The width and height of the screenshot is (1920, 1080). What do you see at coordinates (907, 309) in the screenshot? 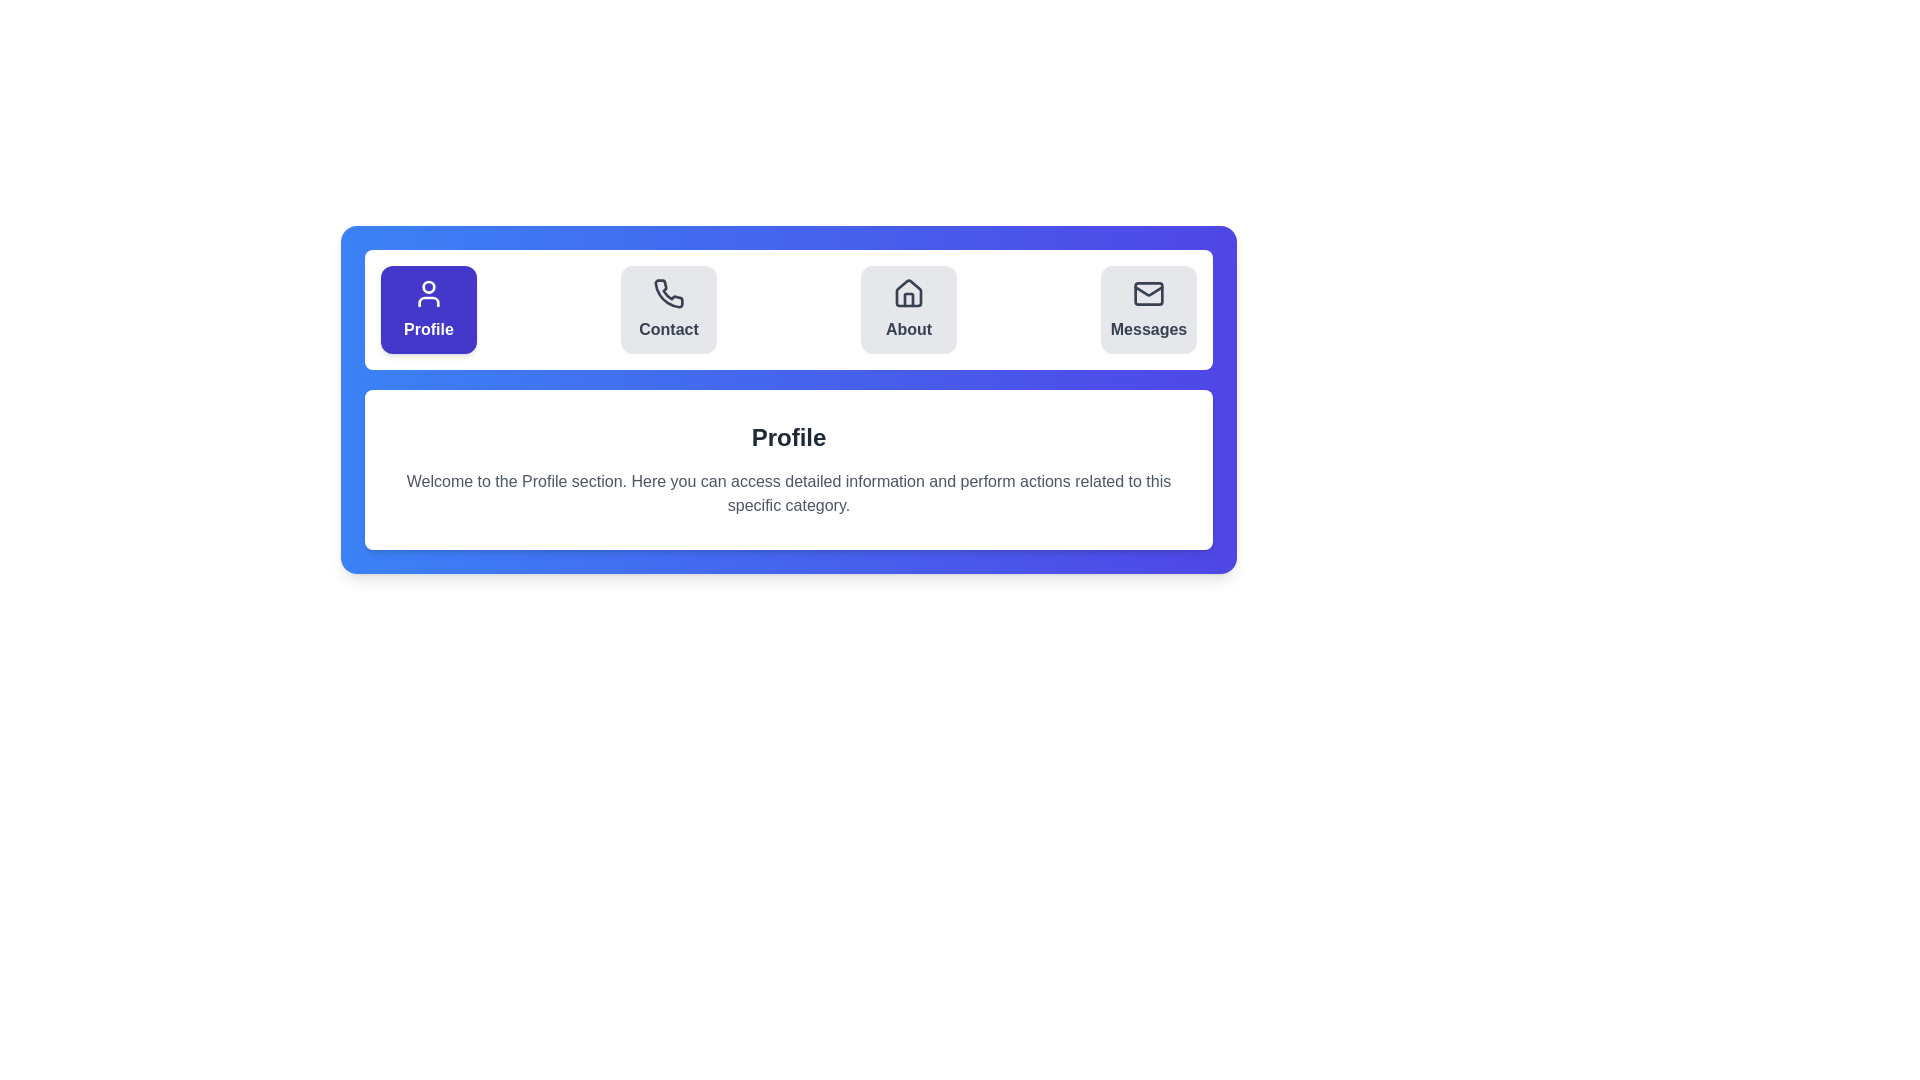
I see `the tab labeled 'About' to observe its hover effect` at bounding box center [907, 309].